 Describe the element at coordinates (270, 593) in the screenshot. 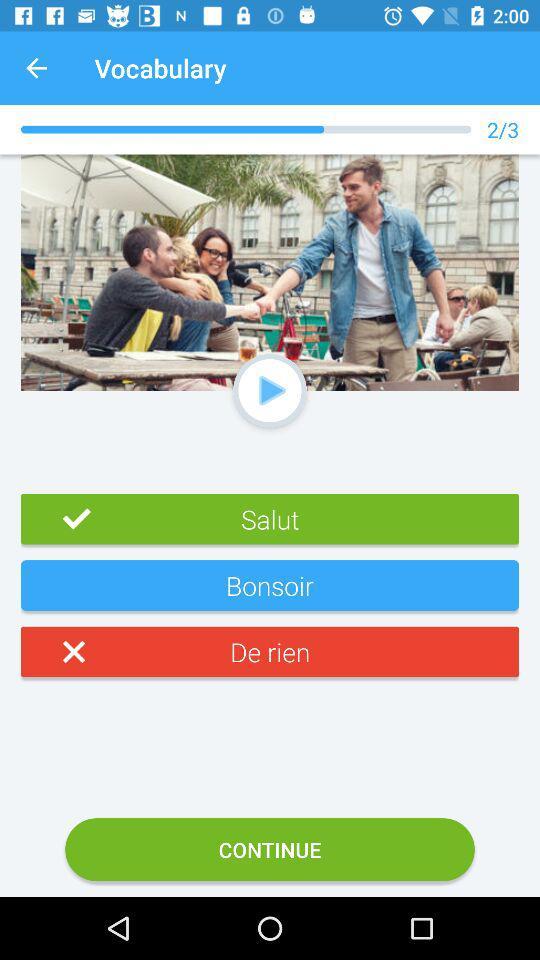

I see `the option bonsoir` at that location.